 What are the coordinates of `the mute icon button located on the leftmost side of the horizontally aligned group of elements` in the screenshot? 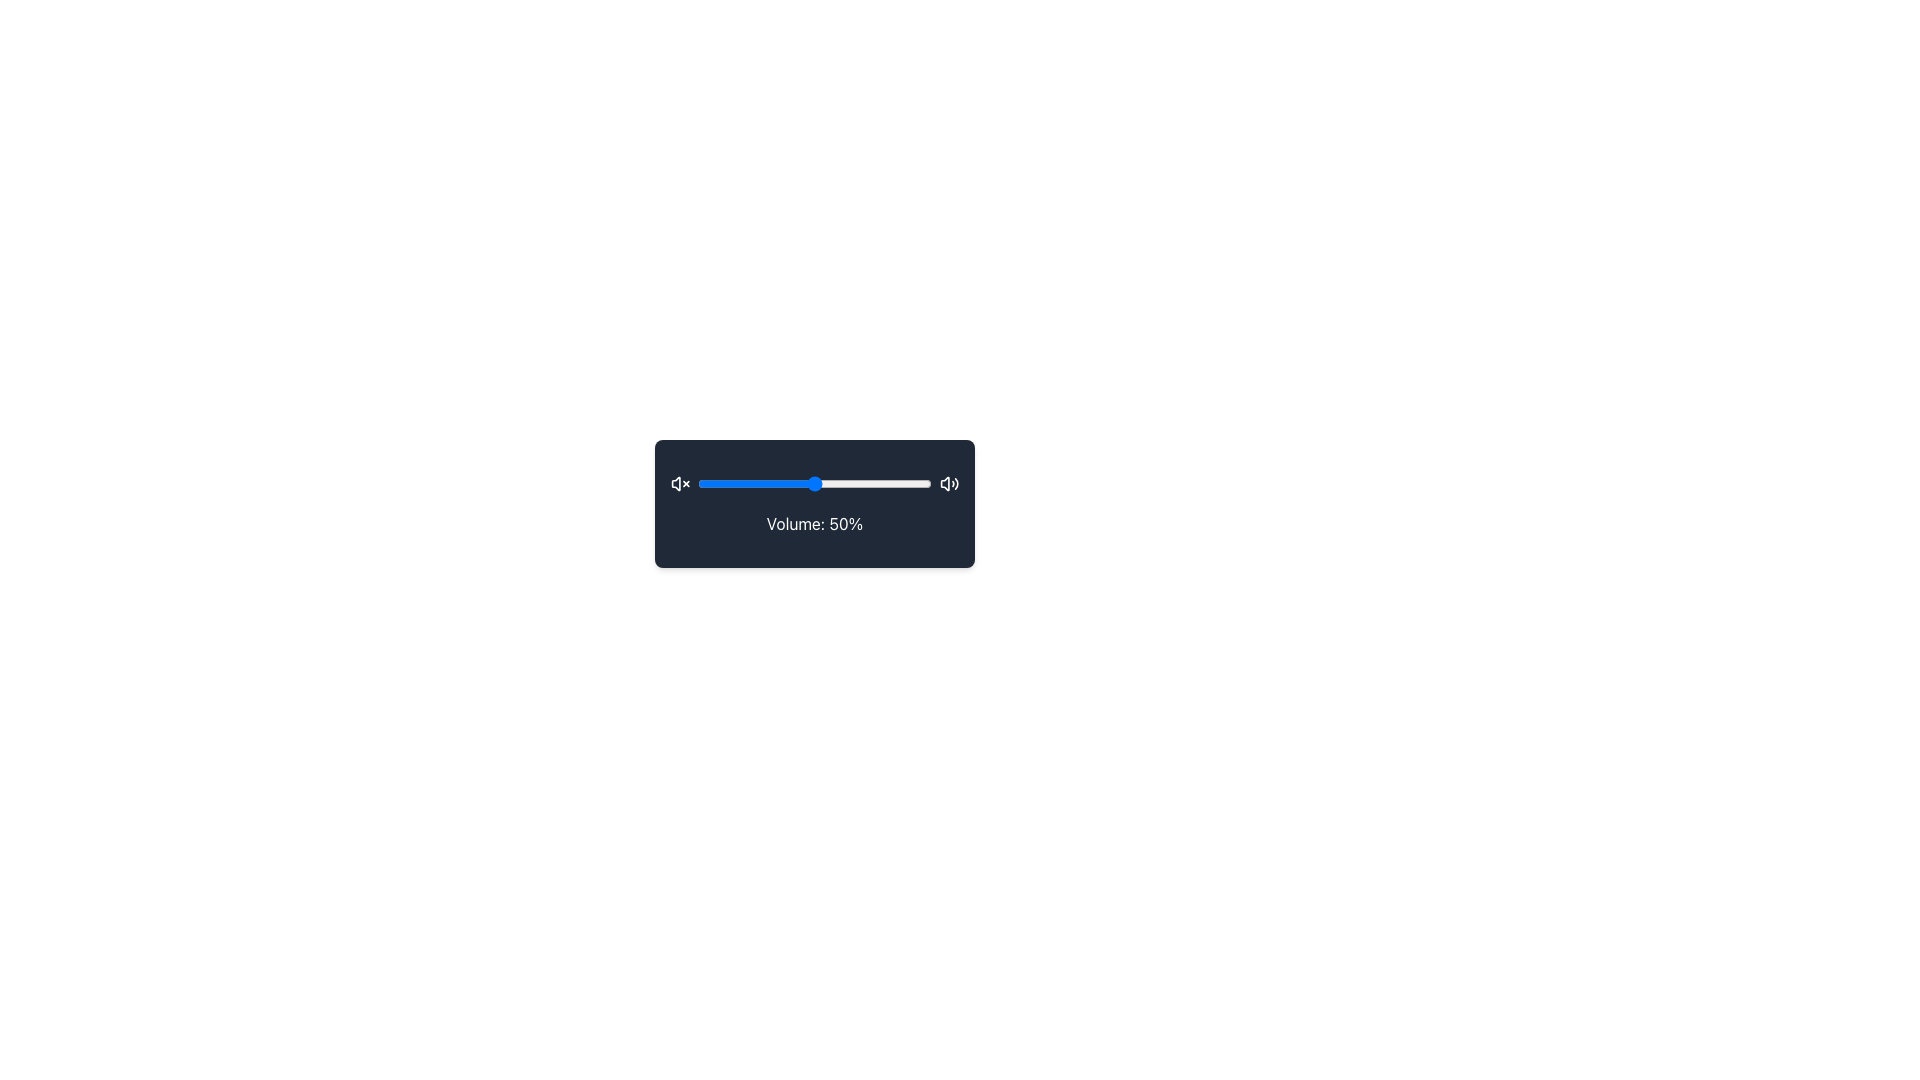 It's located at (680, 483).